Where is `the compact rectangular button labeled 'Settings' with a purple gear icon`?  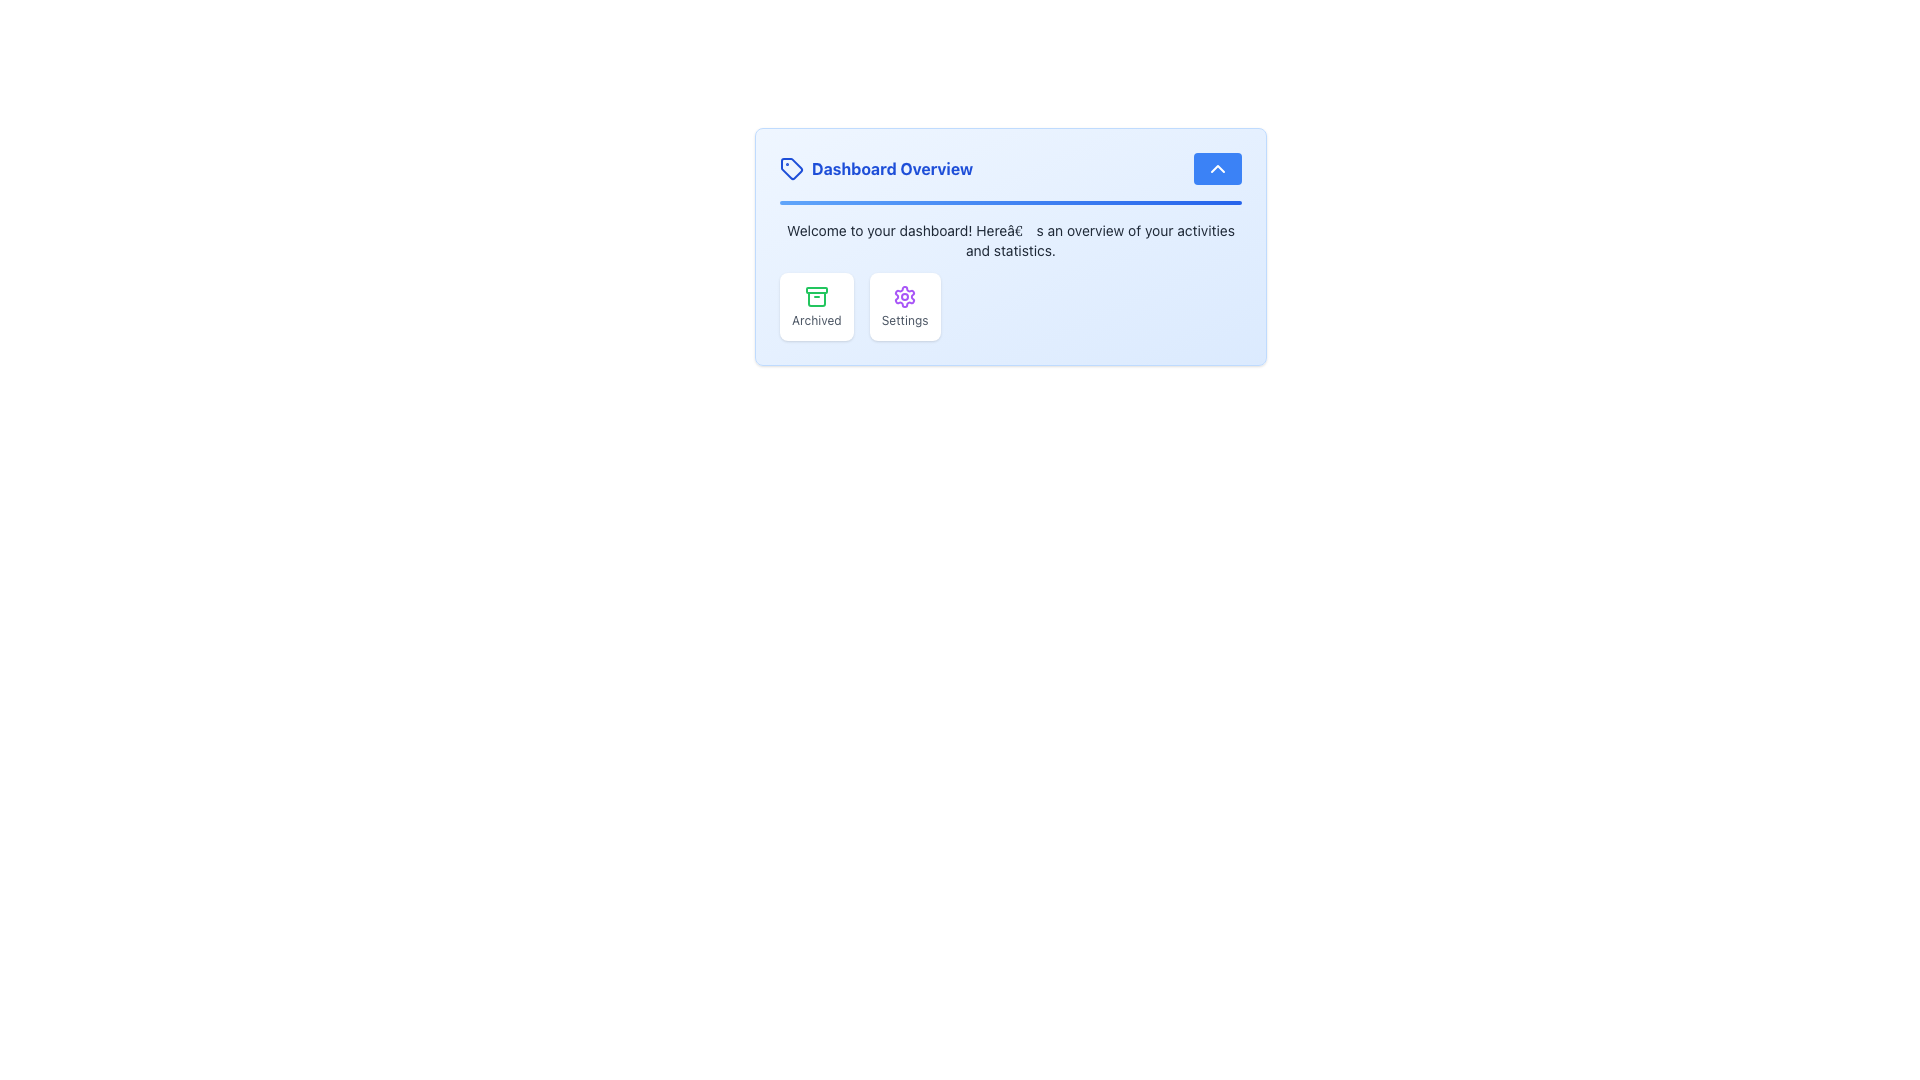 the compact rectangular button labeled 'Settings' with a purple gear icon is located at coordinates (904, 307).